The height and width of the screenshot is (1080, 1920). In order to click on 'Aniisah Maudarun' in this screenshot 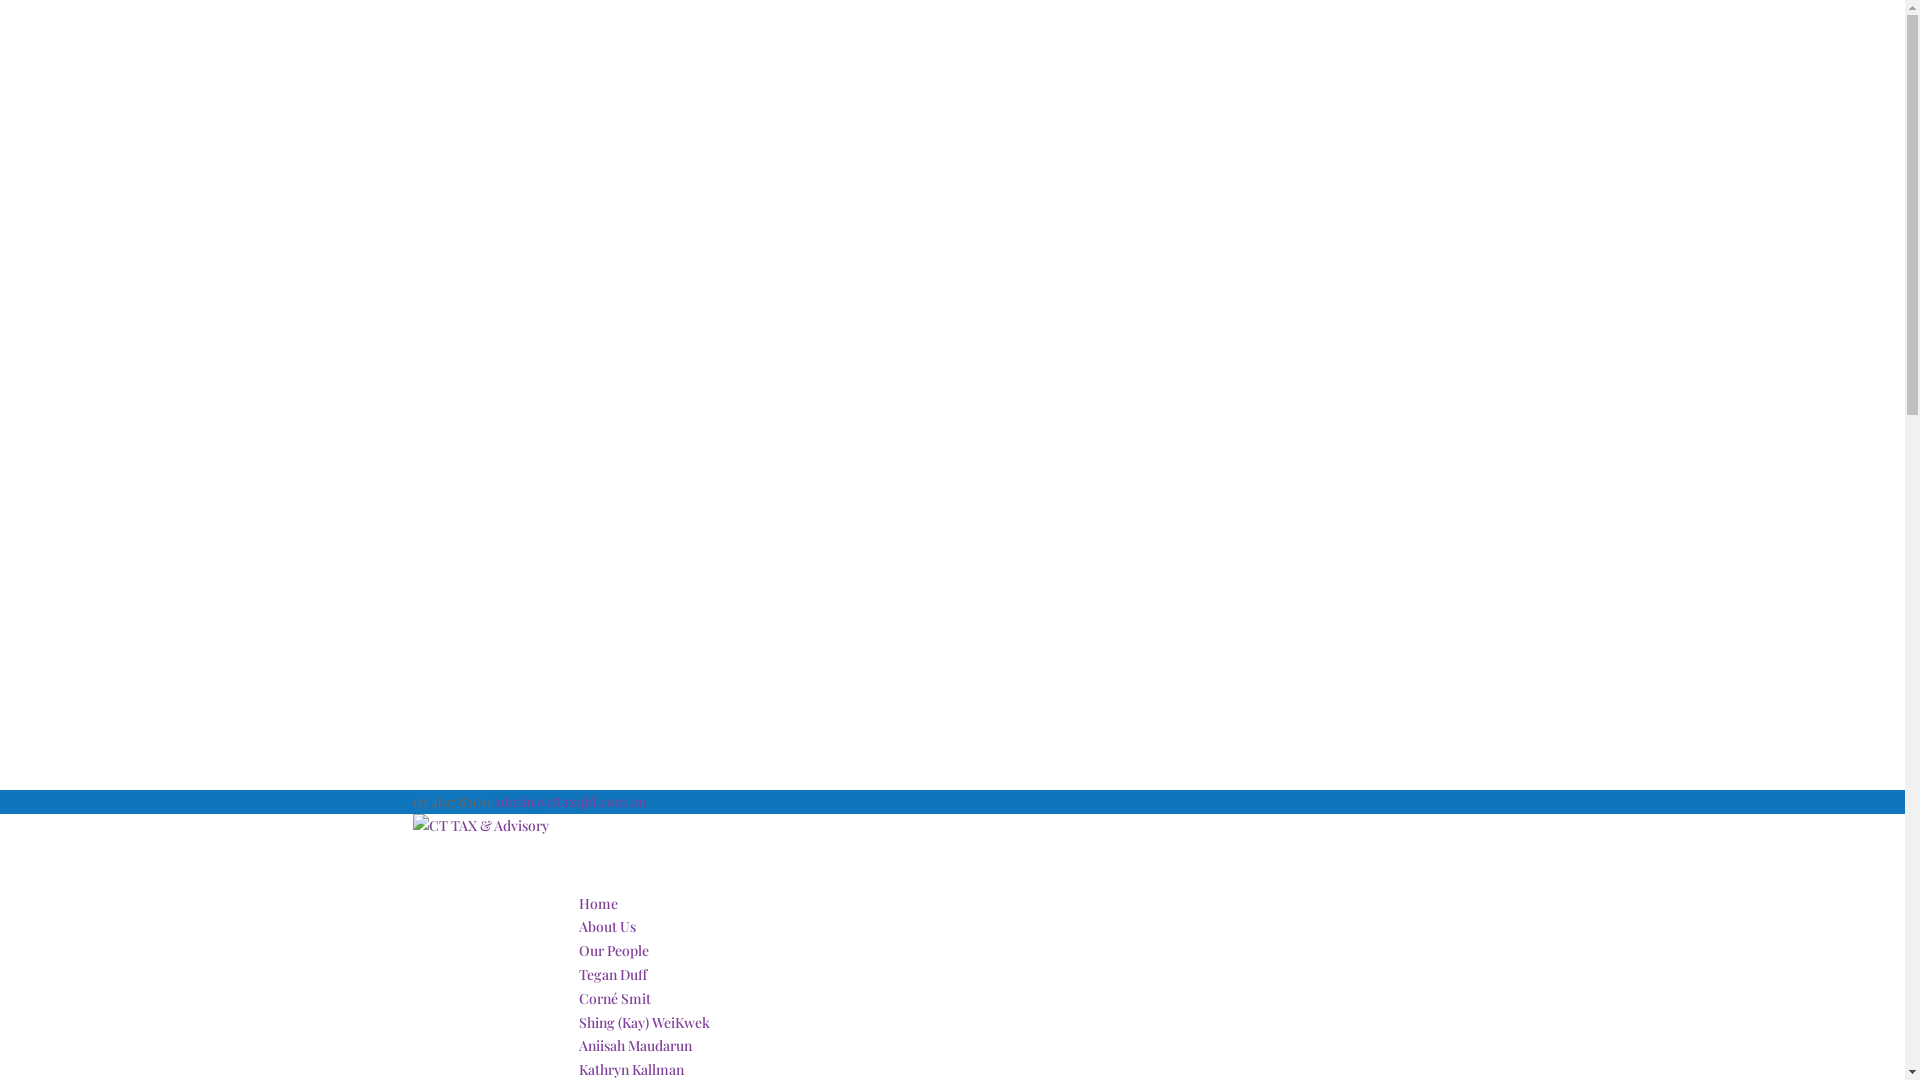, I will do `click(633, 1044)`.